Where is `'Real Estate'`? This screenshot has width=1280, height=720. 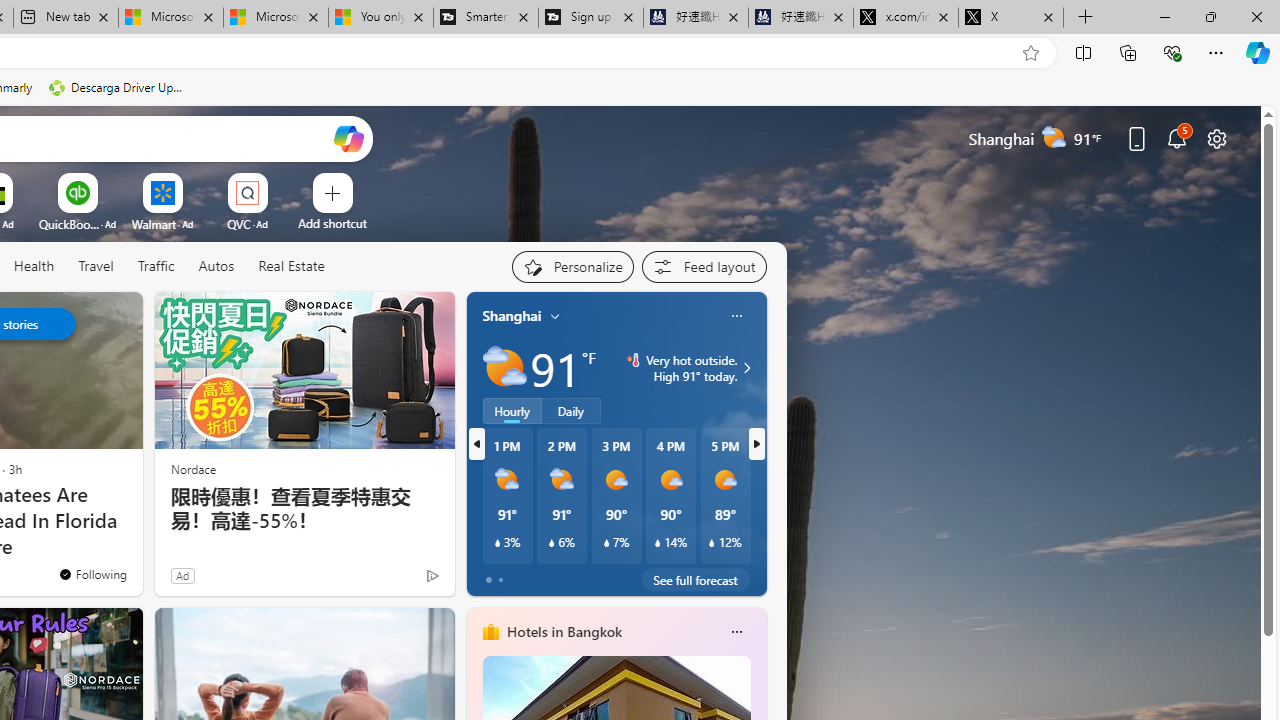
'Real Estate' is located at coordinates (290, 266).